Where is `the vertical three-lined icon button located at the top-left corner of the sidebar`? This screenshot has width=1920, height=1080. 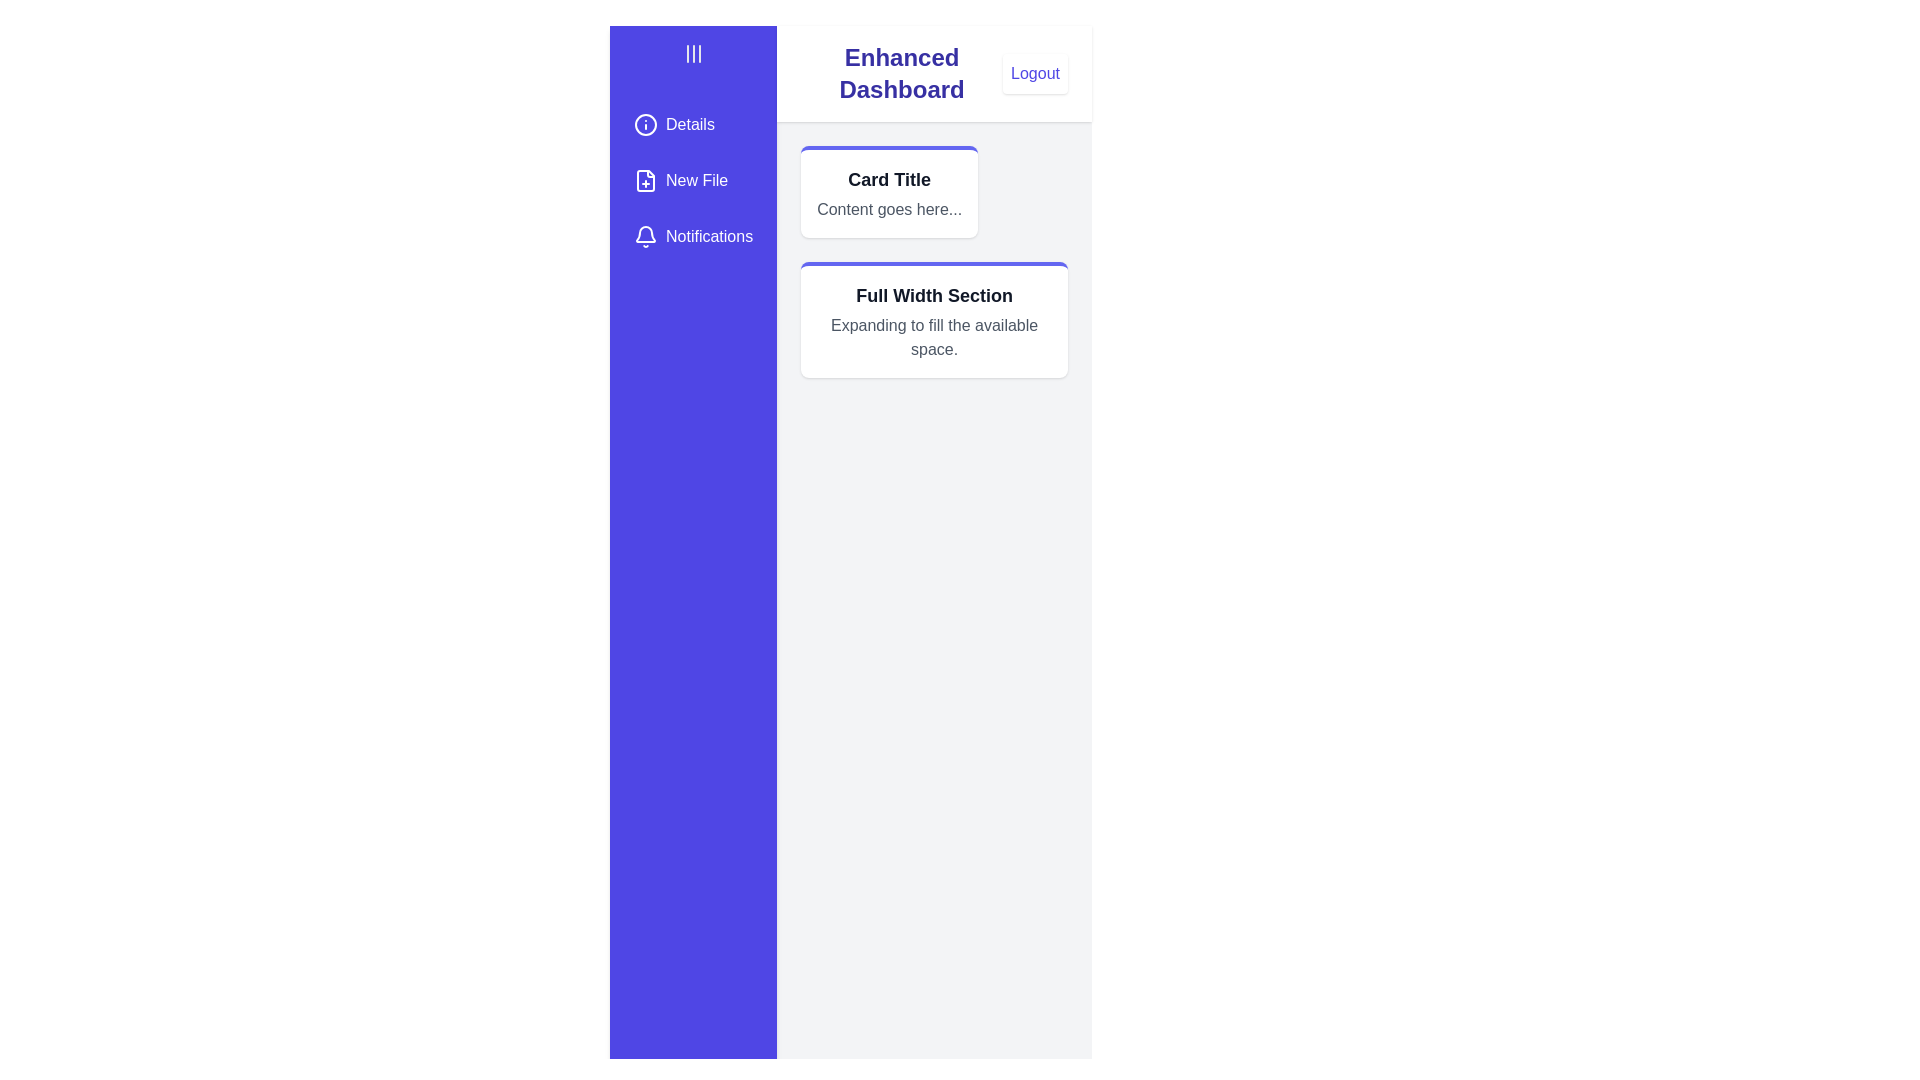 the vertical three-lined icon button located at the top-left corner of the sidebar is located at coordinates (693, 53).